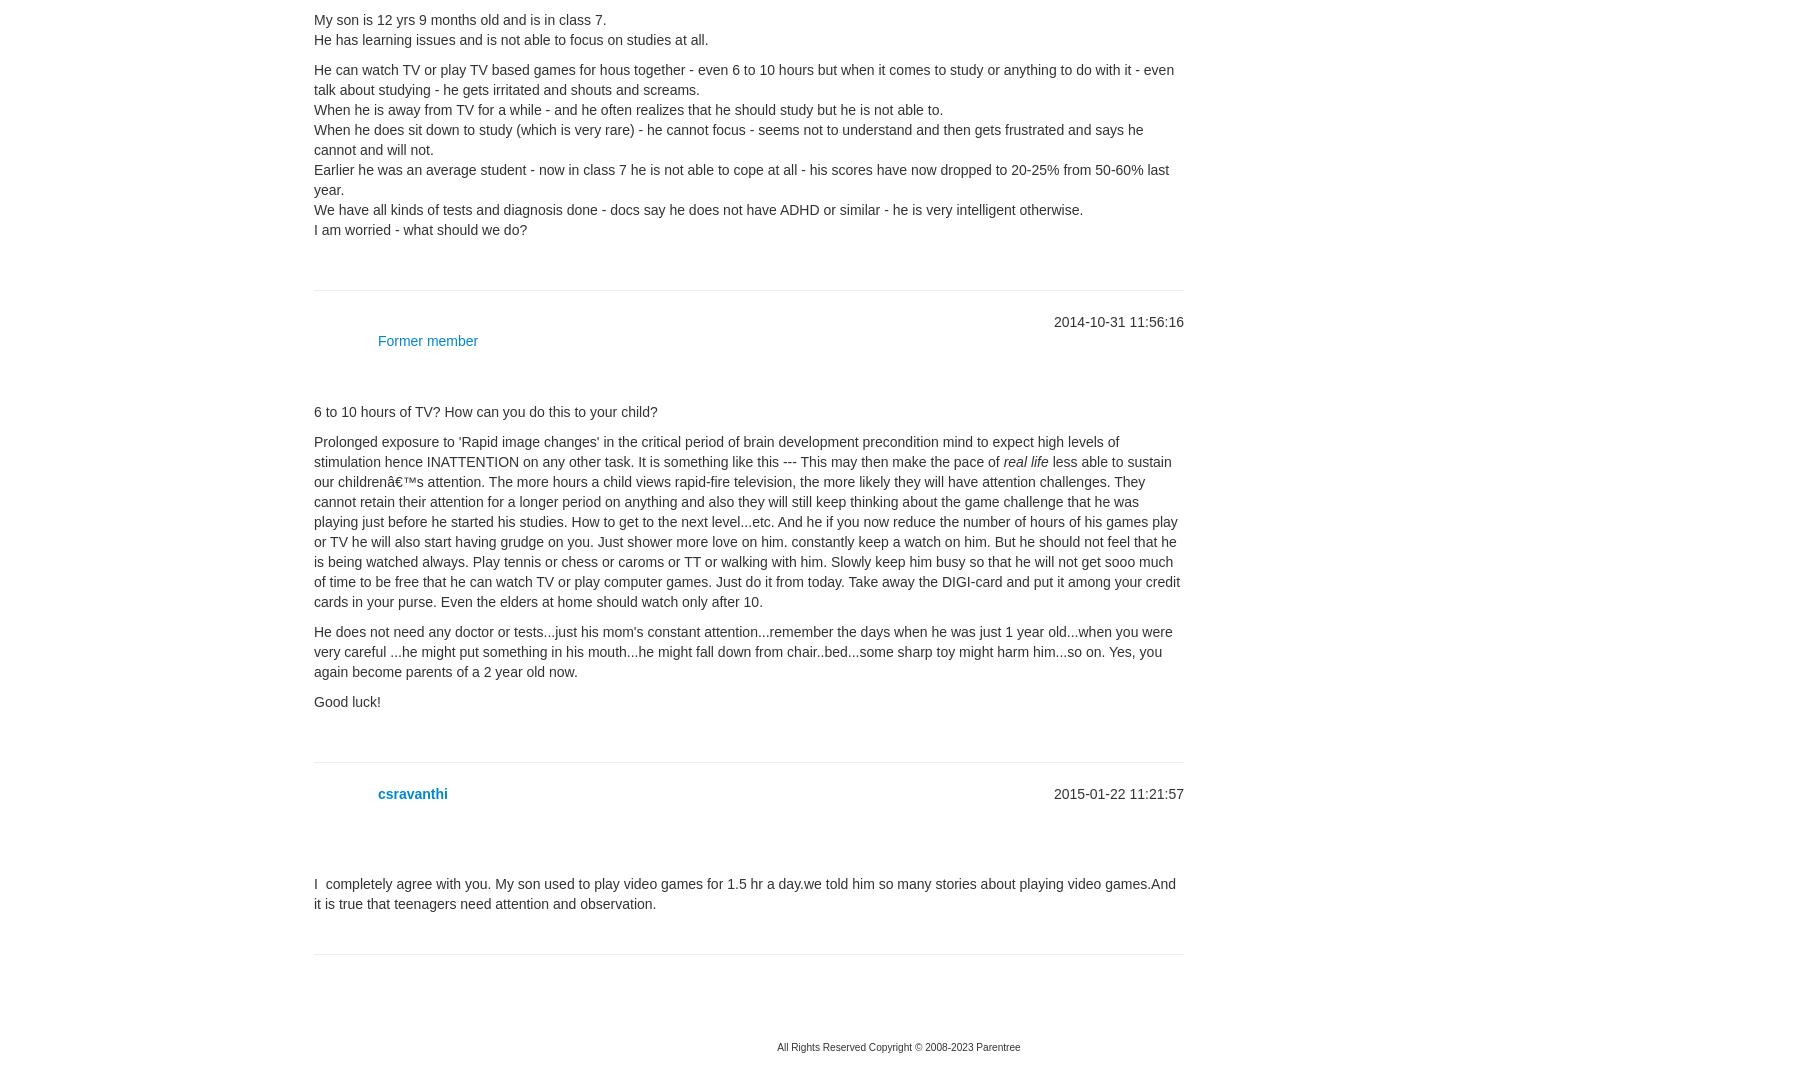  What do you see at coordinates (1053, 320) in the screenshot?
I see `'2014-10-31 11:56:16'` at bounding box center [1053, 320].